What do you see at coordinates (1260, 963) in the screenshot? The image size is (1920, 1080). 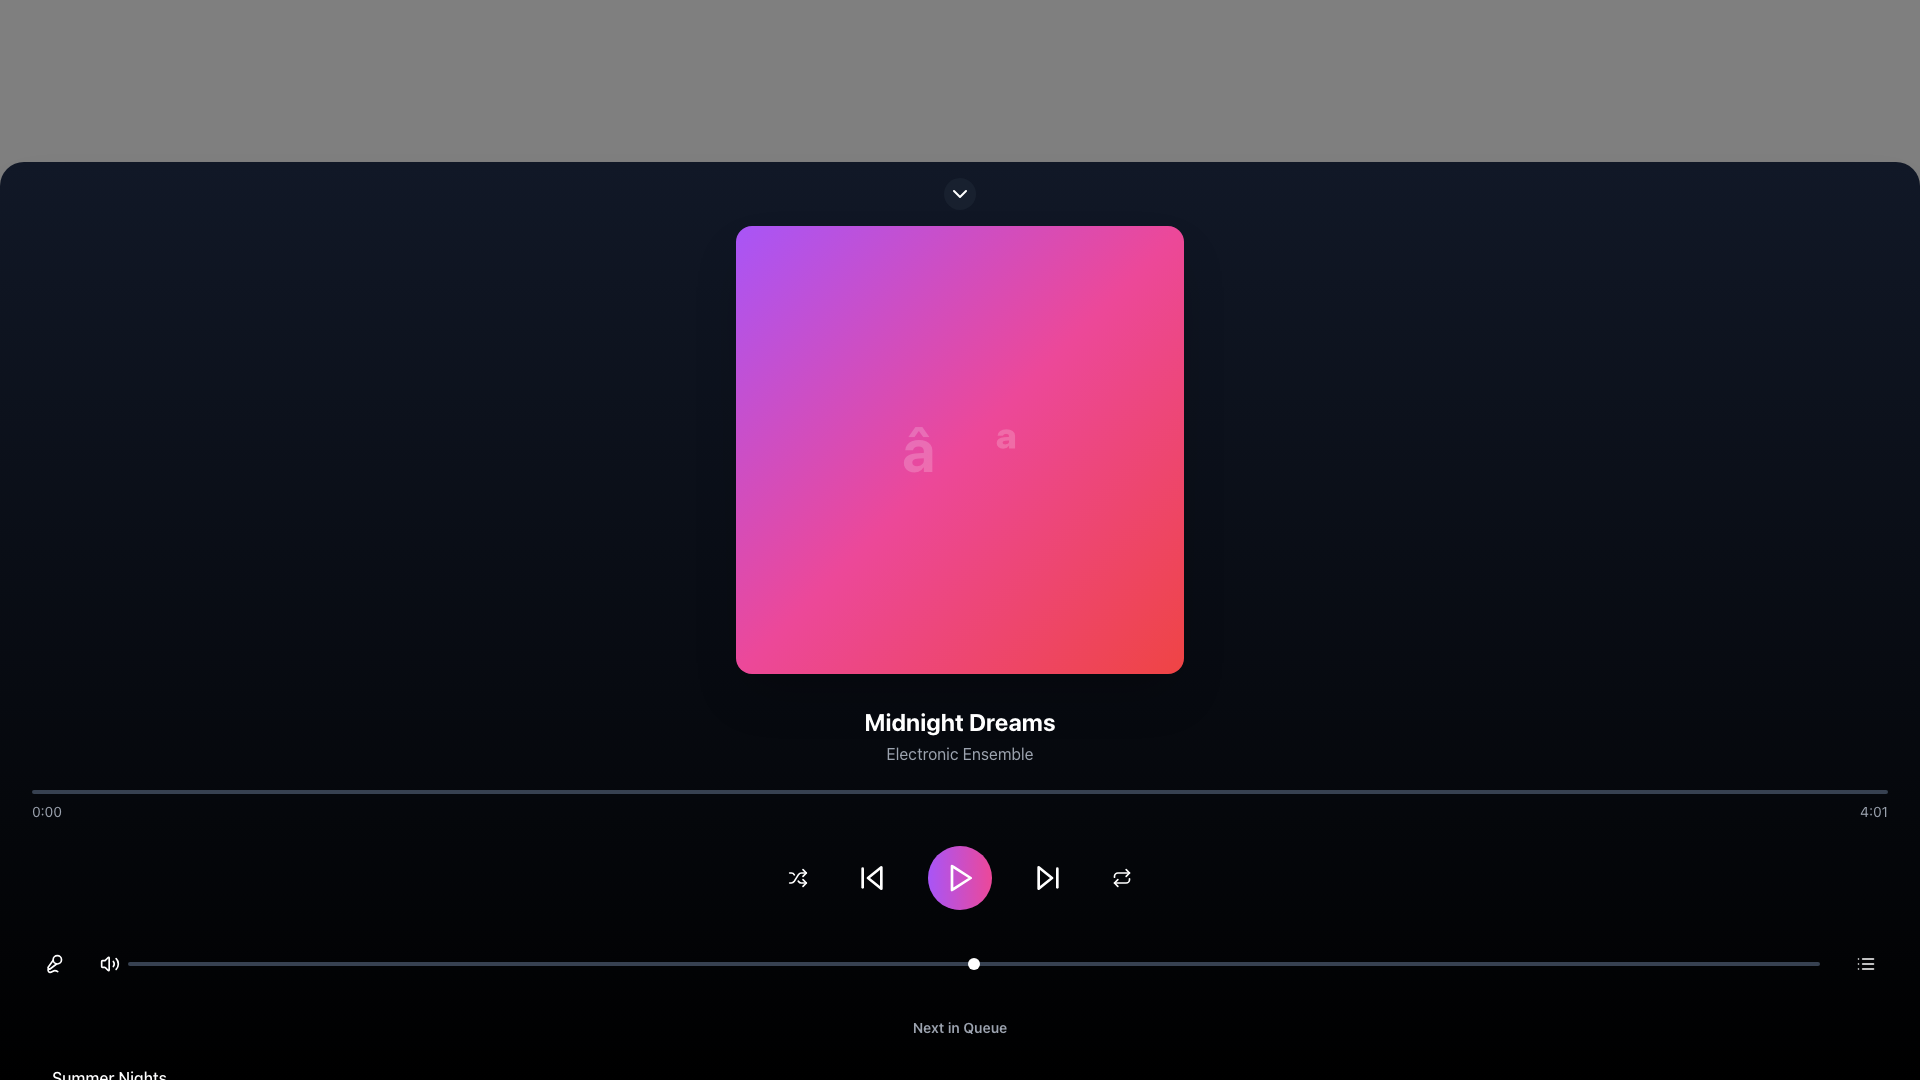 I see `the slider value` at bounding box center [1260, 963].